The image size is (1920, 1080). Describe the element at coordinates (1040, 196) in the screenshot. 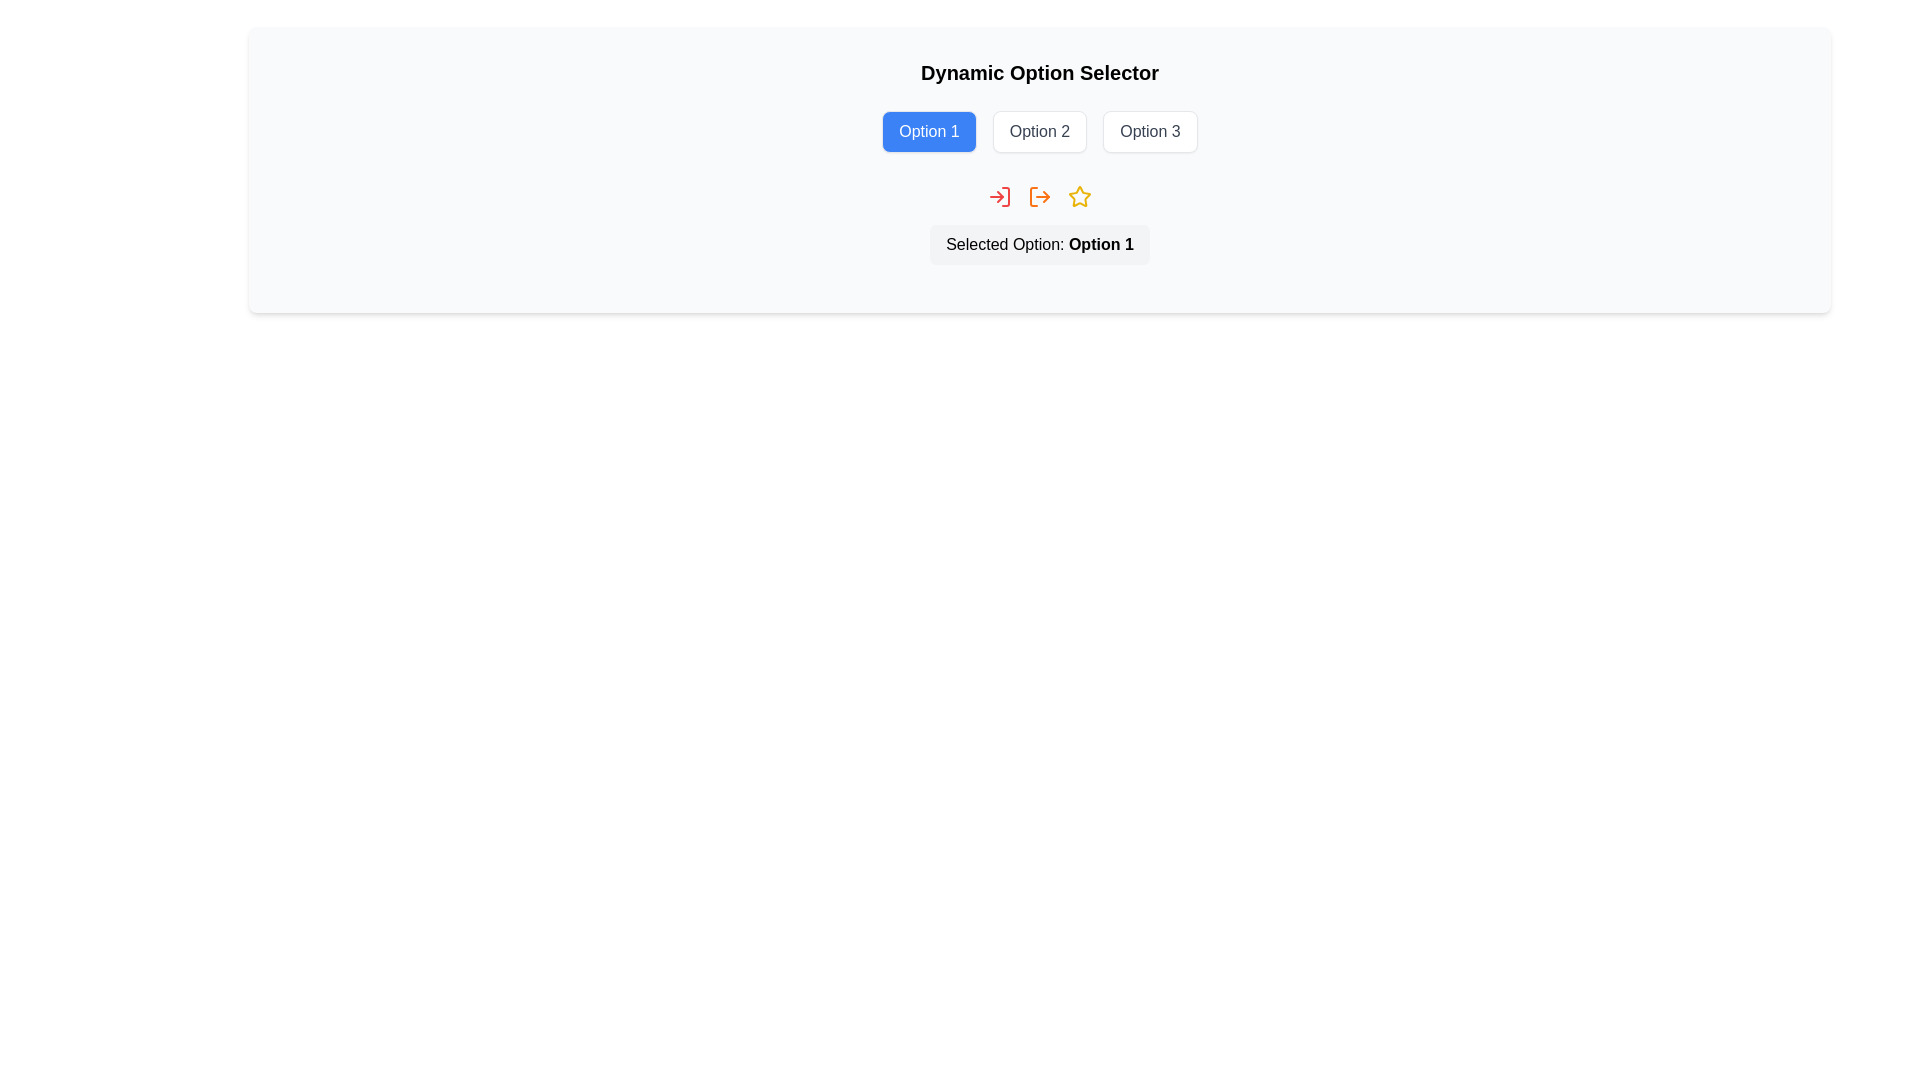

I see `the group of three icons consisting of a red arrow pointing right, an orange arrow, and a yellow star, located beneath the selectable buttons labeled 'Option 1', 'Option 2', and 'Option 3'` at that location.